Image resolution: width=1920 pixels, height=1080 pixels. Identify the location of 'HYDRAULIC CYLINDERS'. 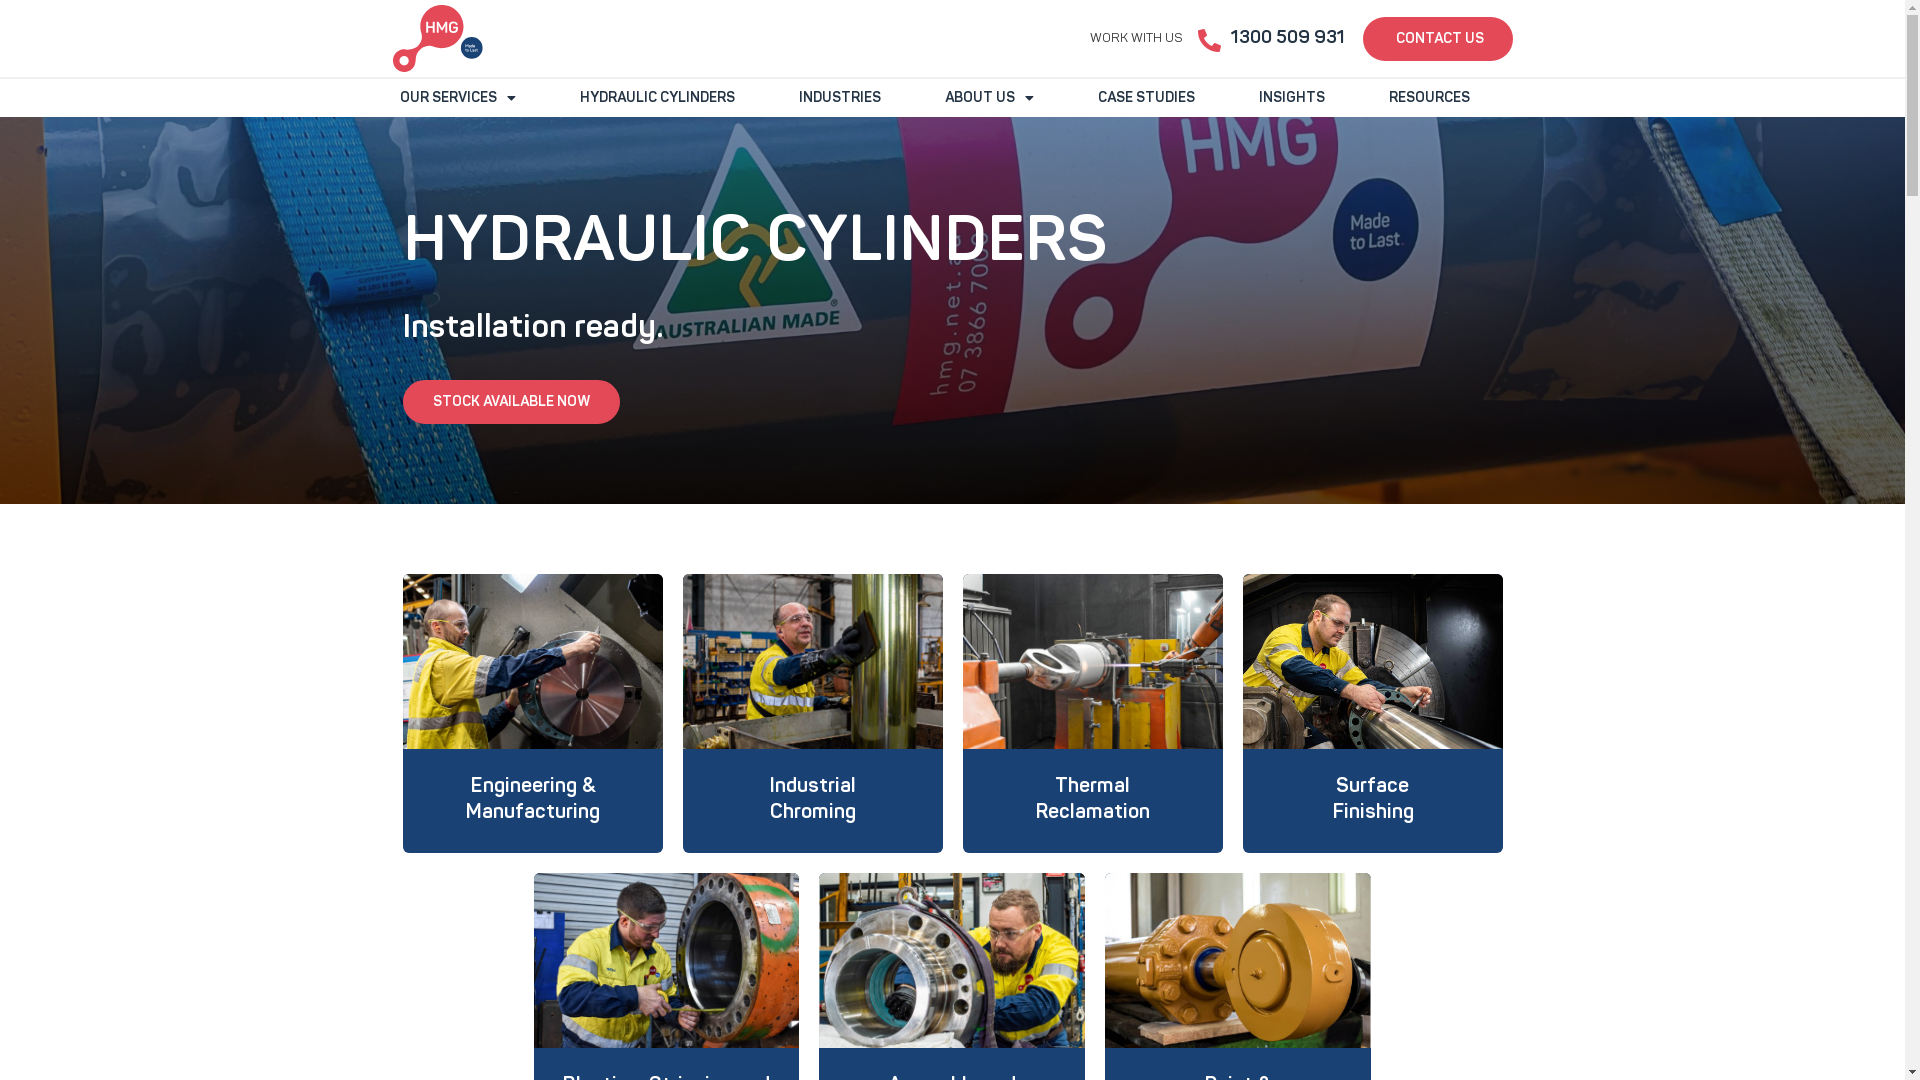
(656, 97).